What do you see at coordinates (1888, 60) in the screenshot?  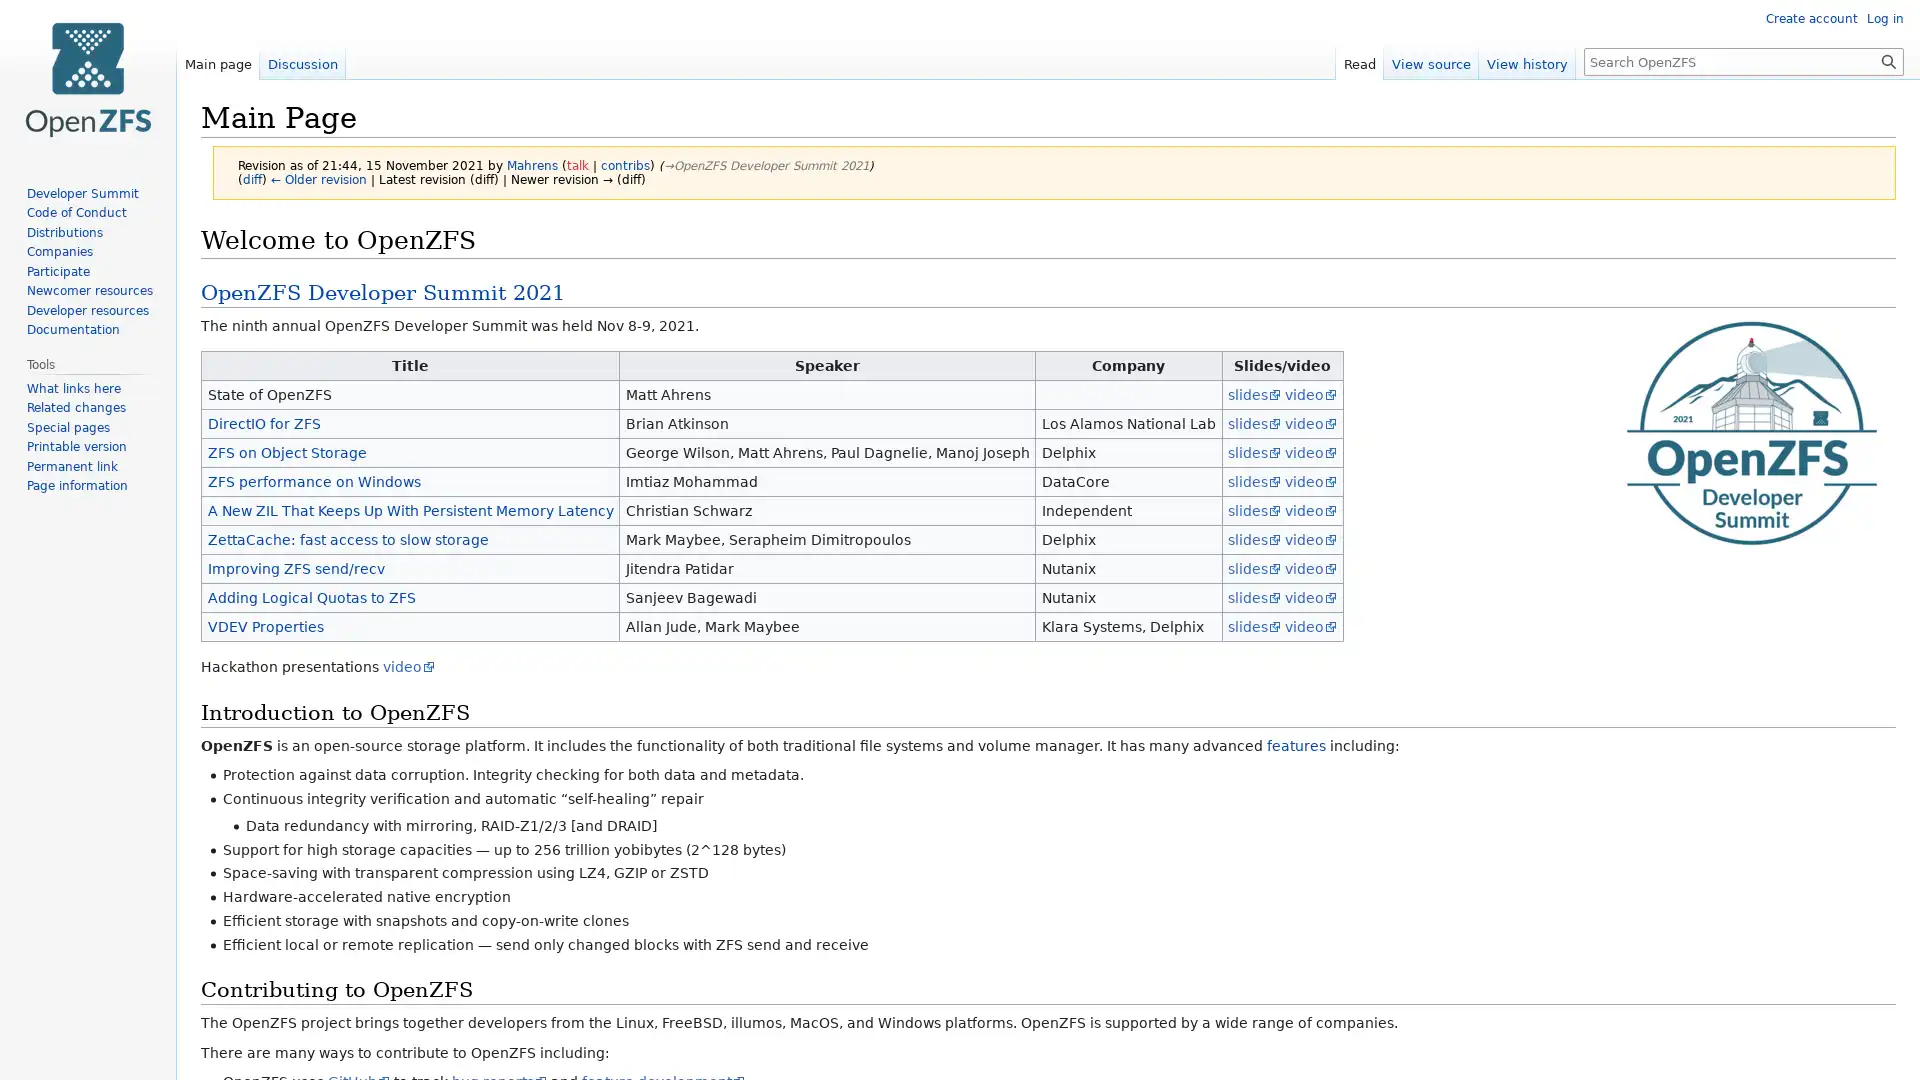 I see `Go` at bounding box center [1888, 60].